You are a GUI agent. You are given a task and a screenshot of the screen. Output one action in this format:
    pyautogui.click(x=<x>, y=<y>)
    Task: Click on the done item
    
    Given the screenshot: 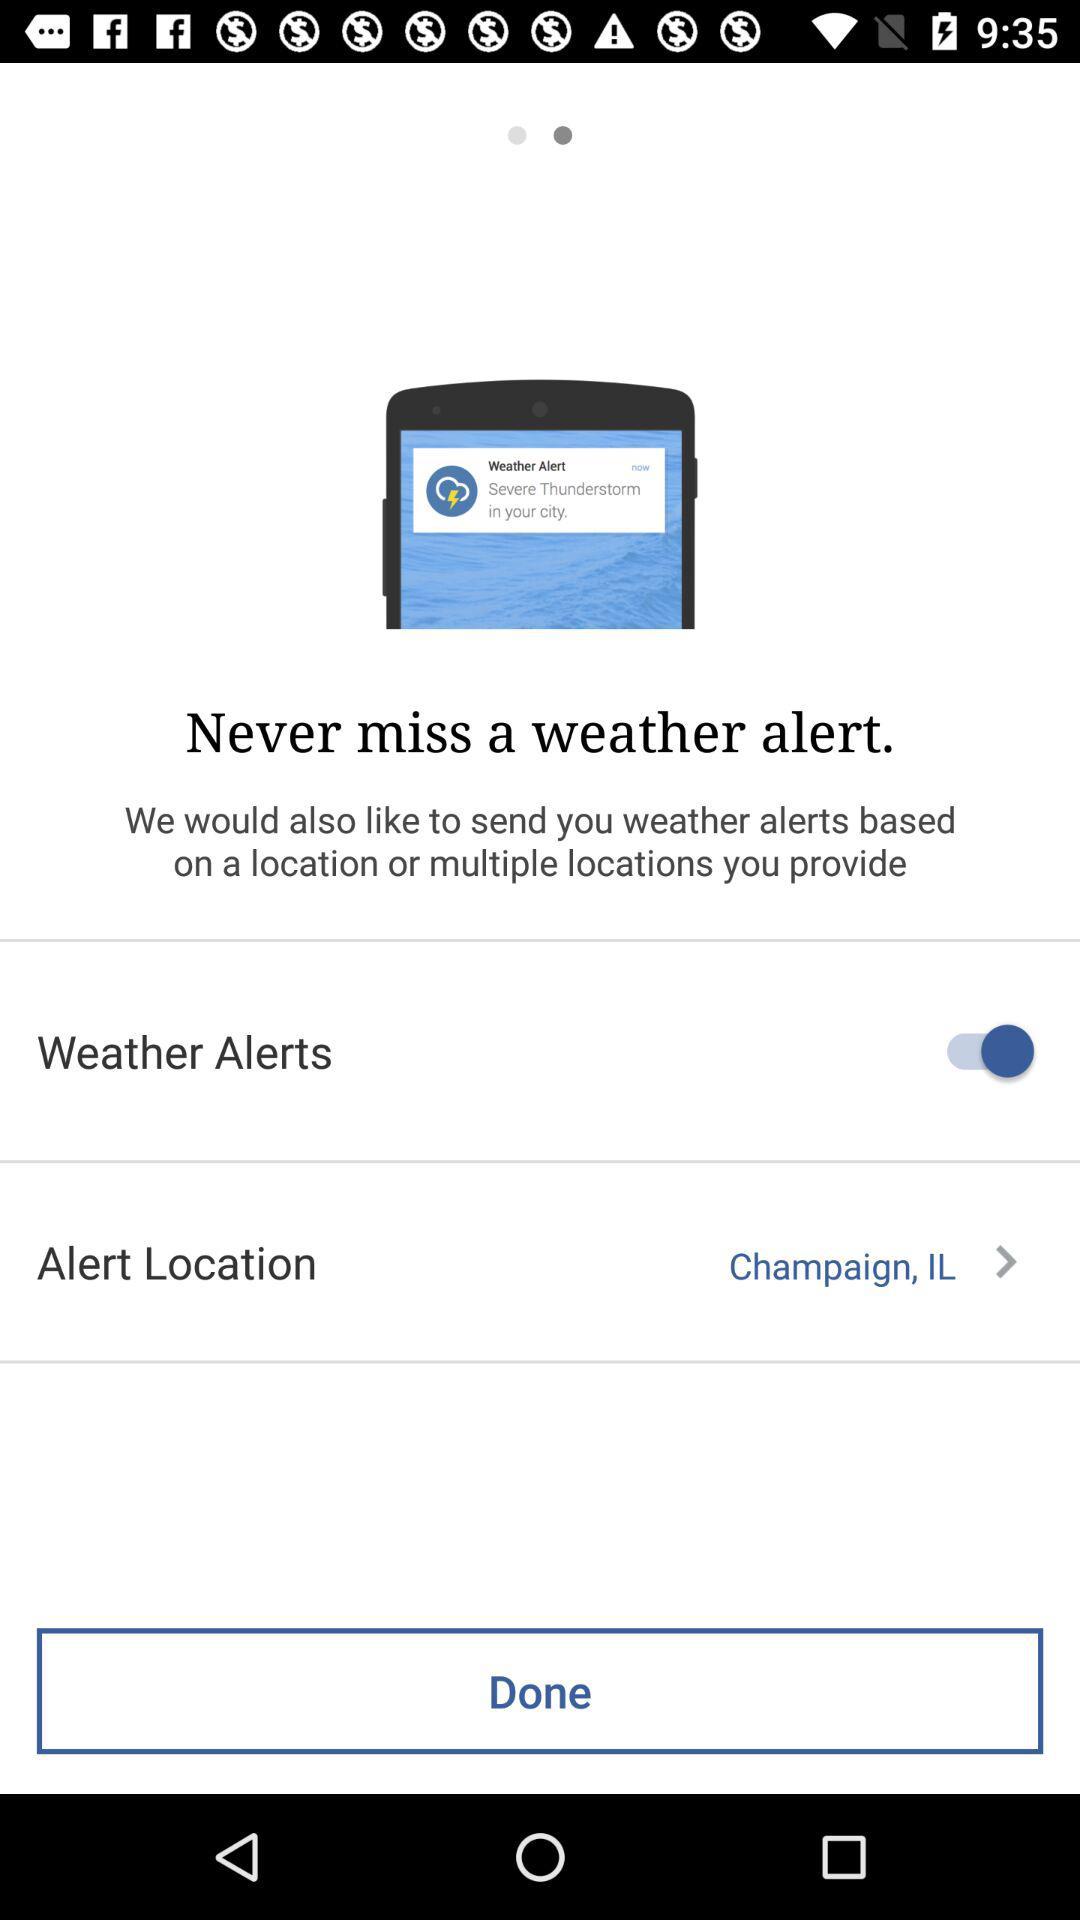 What is the action you would take?
    pyautogui.click(x=540, y=1690)
    